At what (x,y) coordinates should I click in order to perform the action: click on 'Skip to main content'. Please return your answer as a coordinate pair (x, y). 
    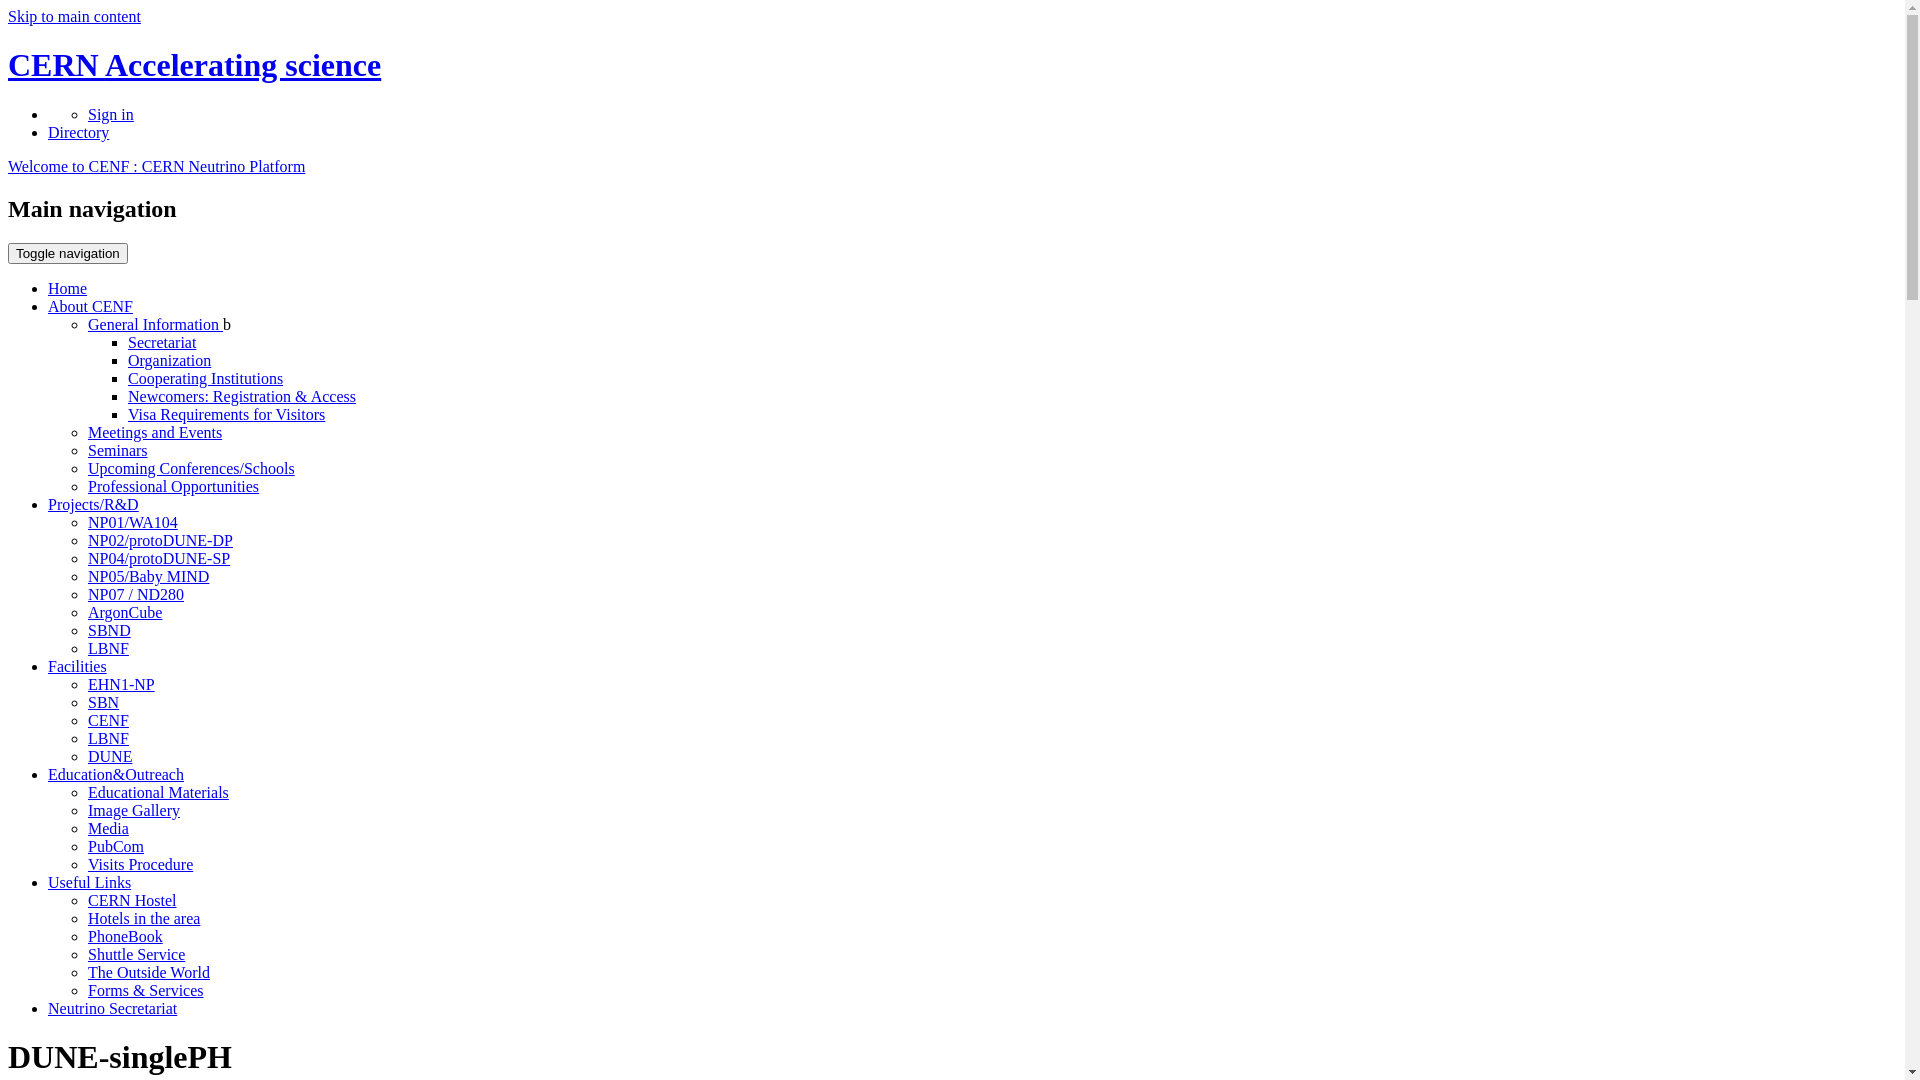
    Looking at the image, I should click on (74, 16).